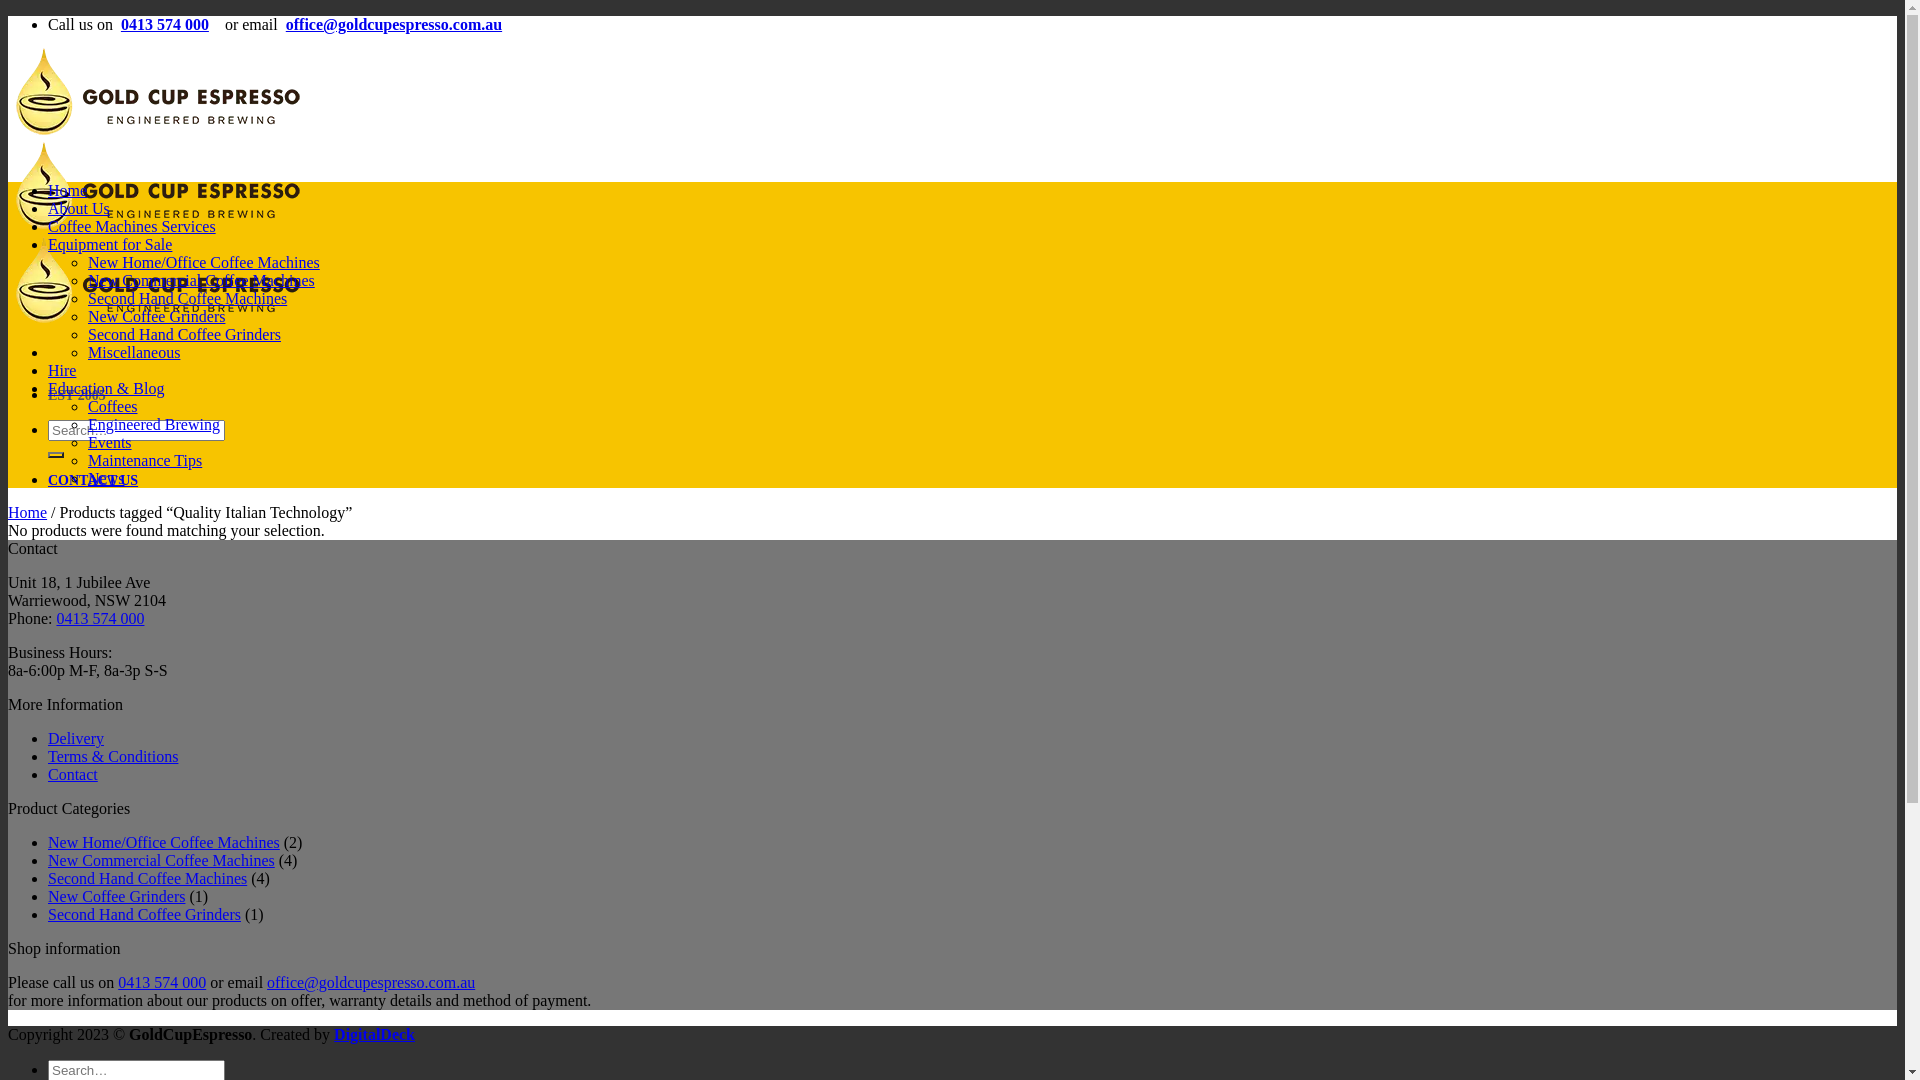  Describe the element at coordinates (62, 370) in the screenshot. I see `'Hire'` at that location.